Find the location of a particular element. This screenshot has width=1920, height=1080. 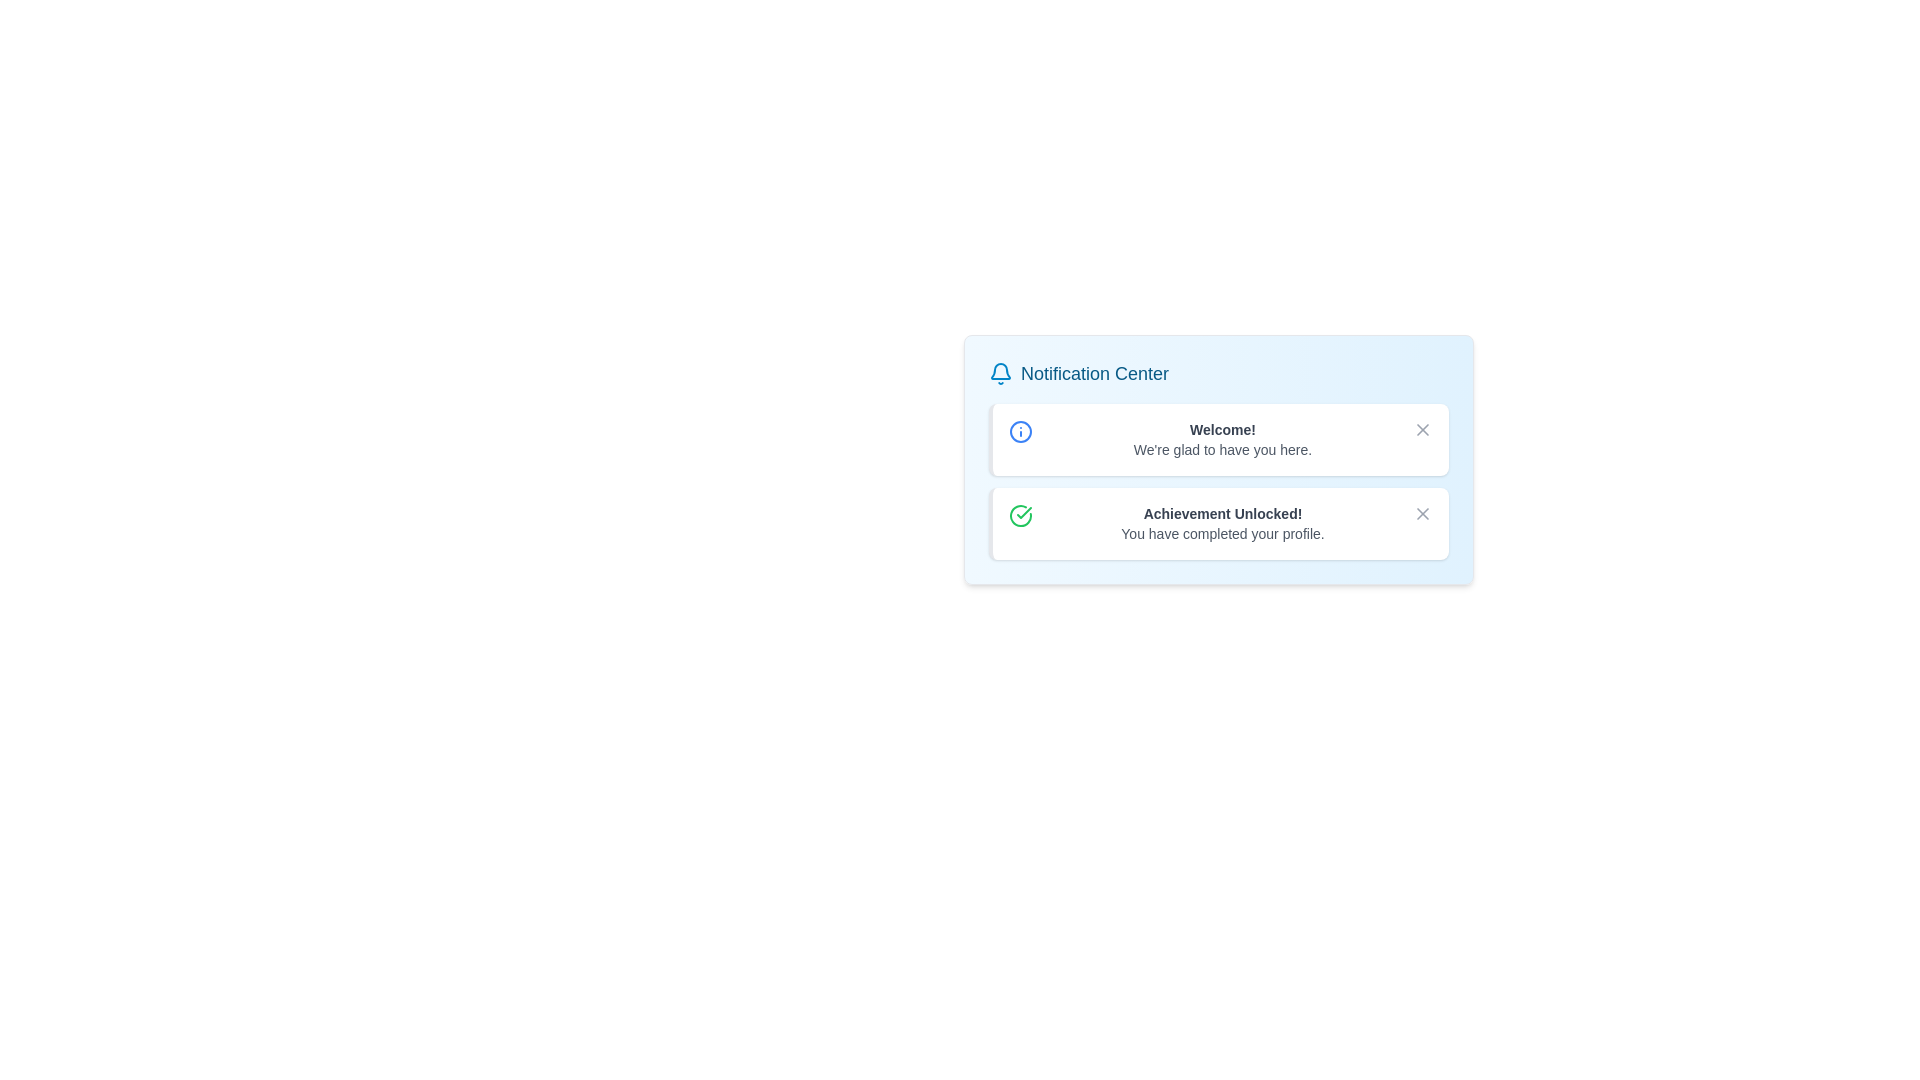

the dismiss icon located at the far right of the notification card that contains the text 'Achievement Unlocked! You have completed your profile.' is located at coordinates (1421, 512).